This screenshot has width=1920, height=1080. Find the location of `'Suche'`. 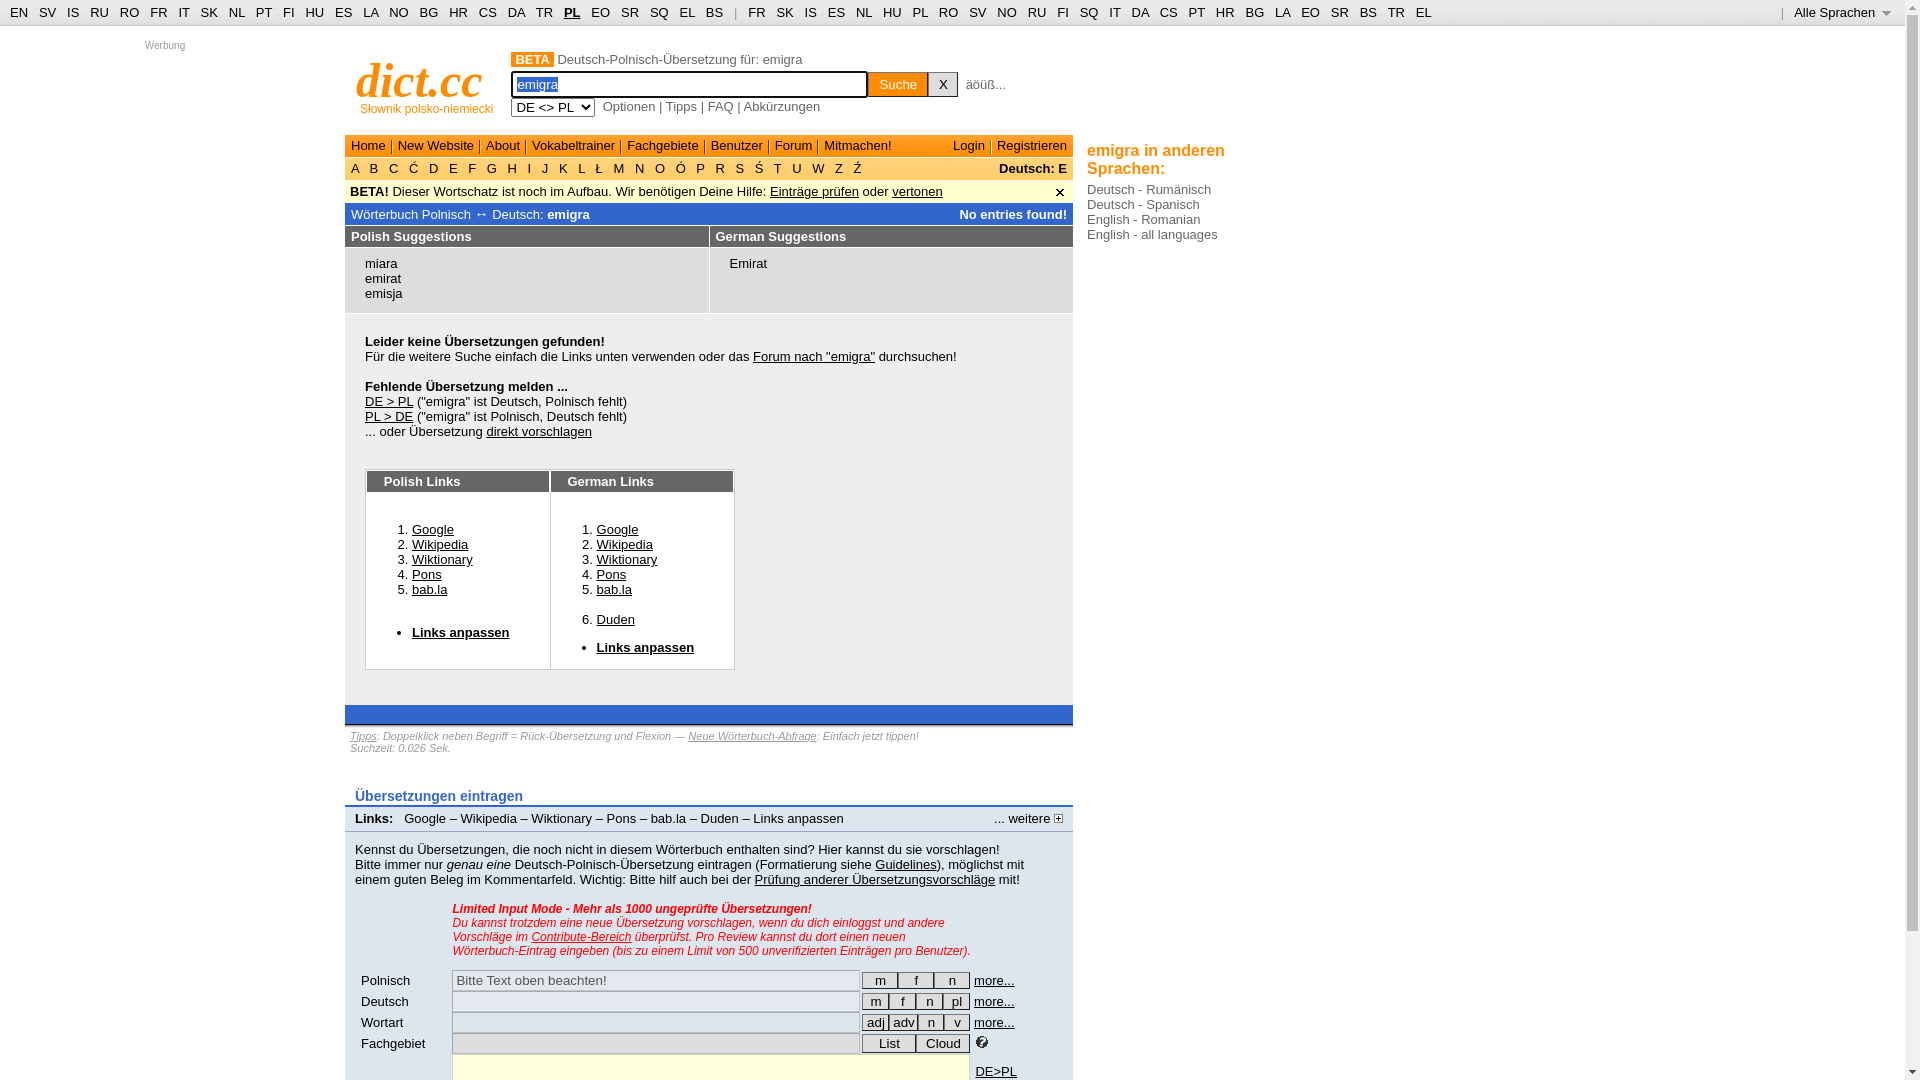

'Suche' is located at coordinates (896, 83).